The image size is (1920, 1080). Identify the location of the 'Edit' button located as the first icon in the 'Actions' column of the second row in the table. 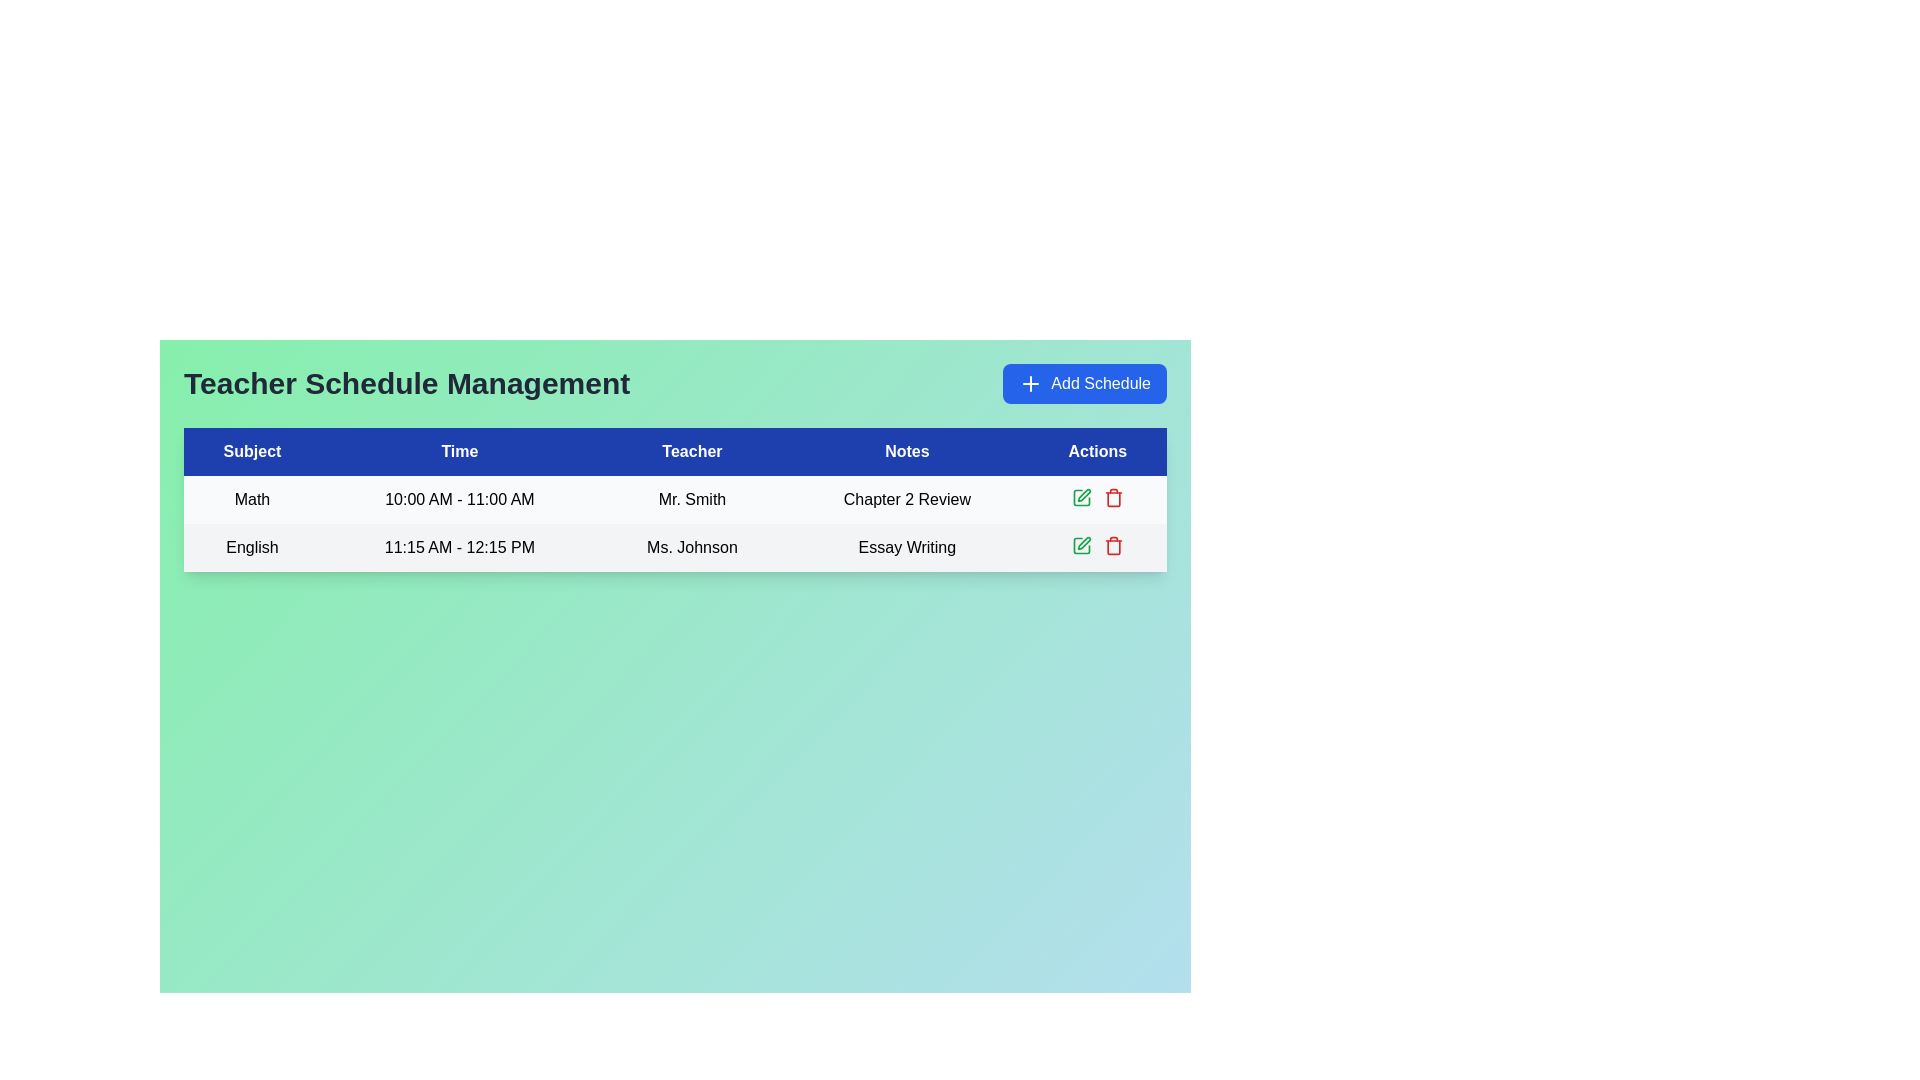
(1080, 496).